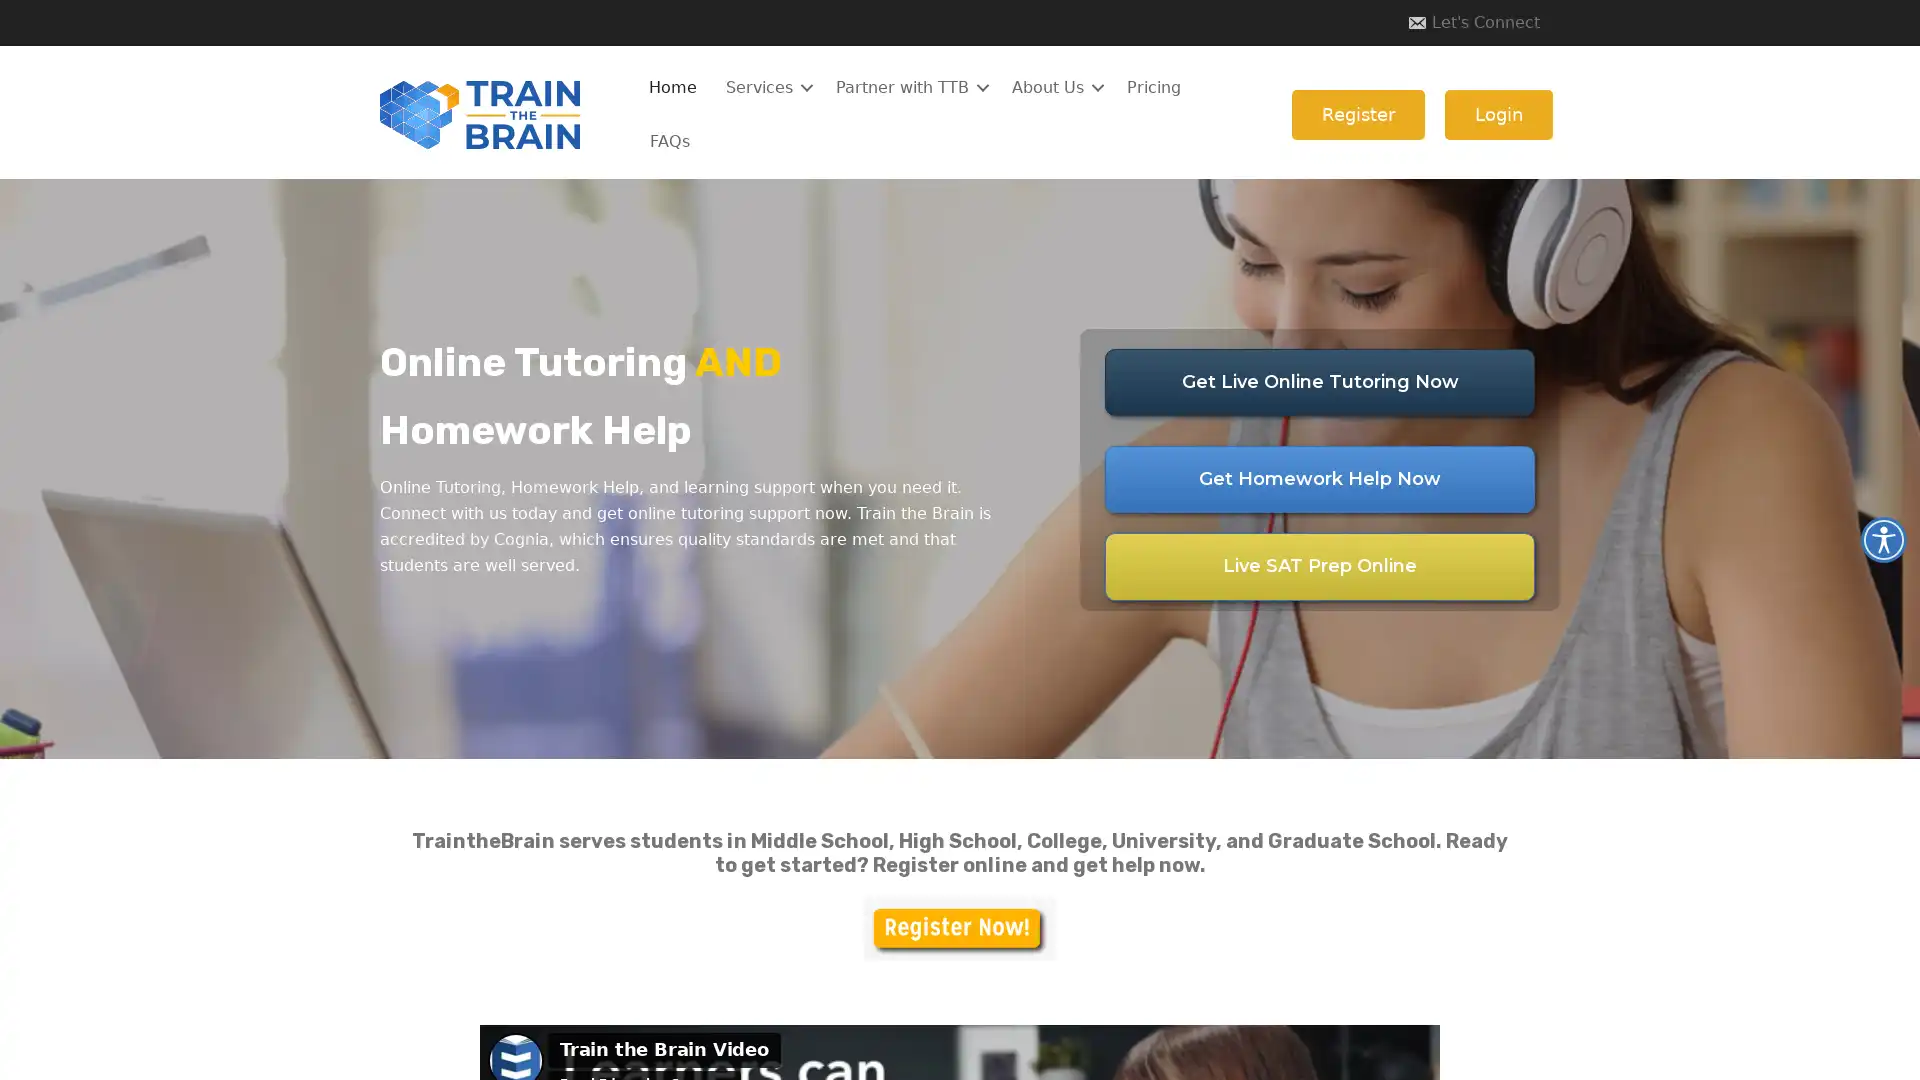  What do you see at coordinates (1882, 540) in the screenshot?
I see `Accessibility Menu` at bounding box center [1882, 540].